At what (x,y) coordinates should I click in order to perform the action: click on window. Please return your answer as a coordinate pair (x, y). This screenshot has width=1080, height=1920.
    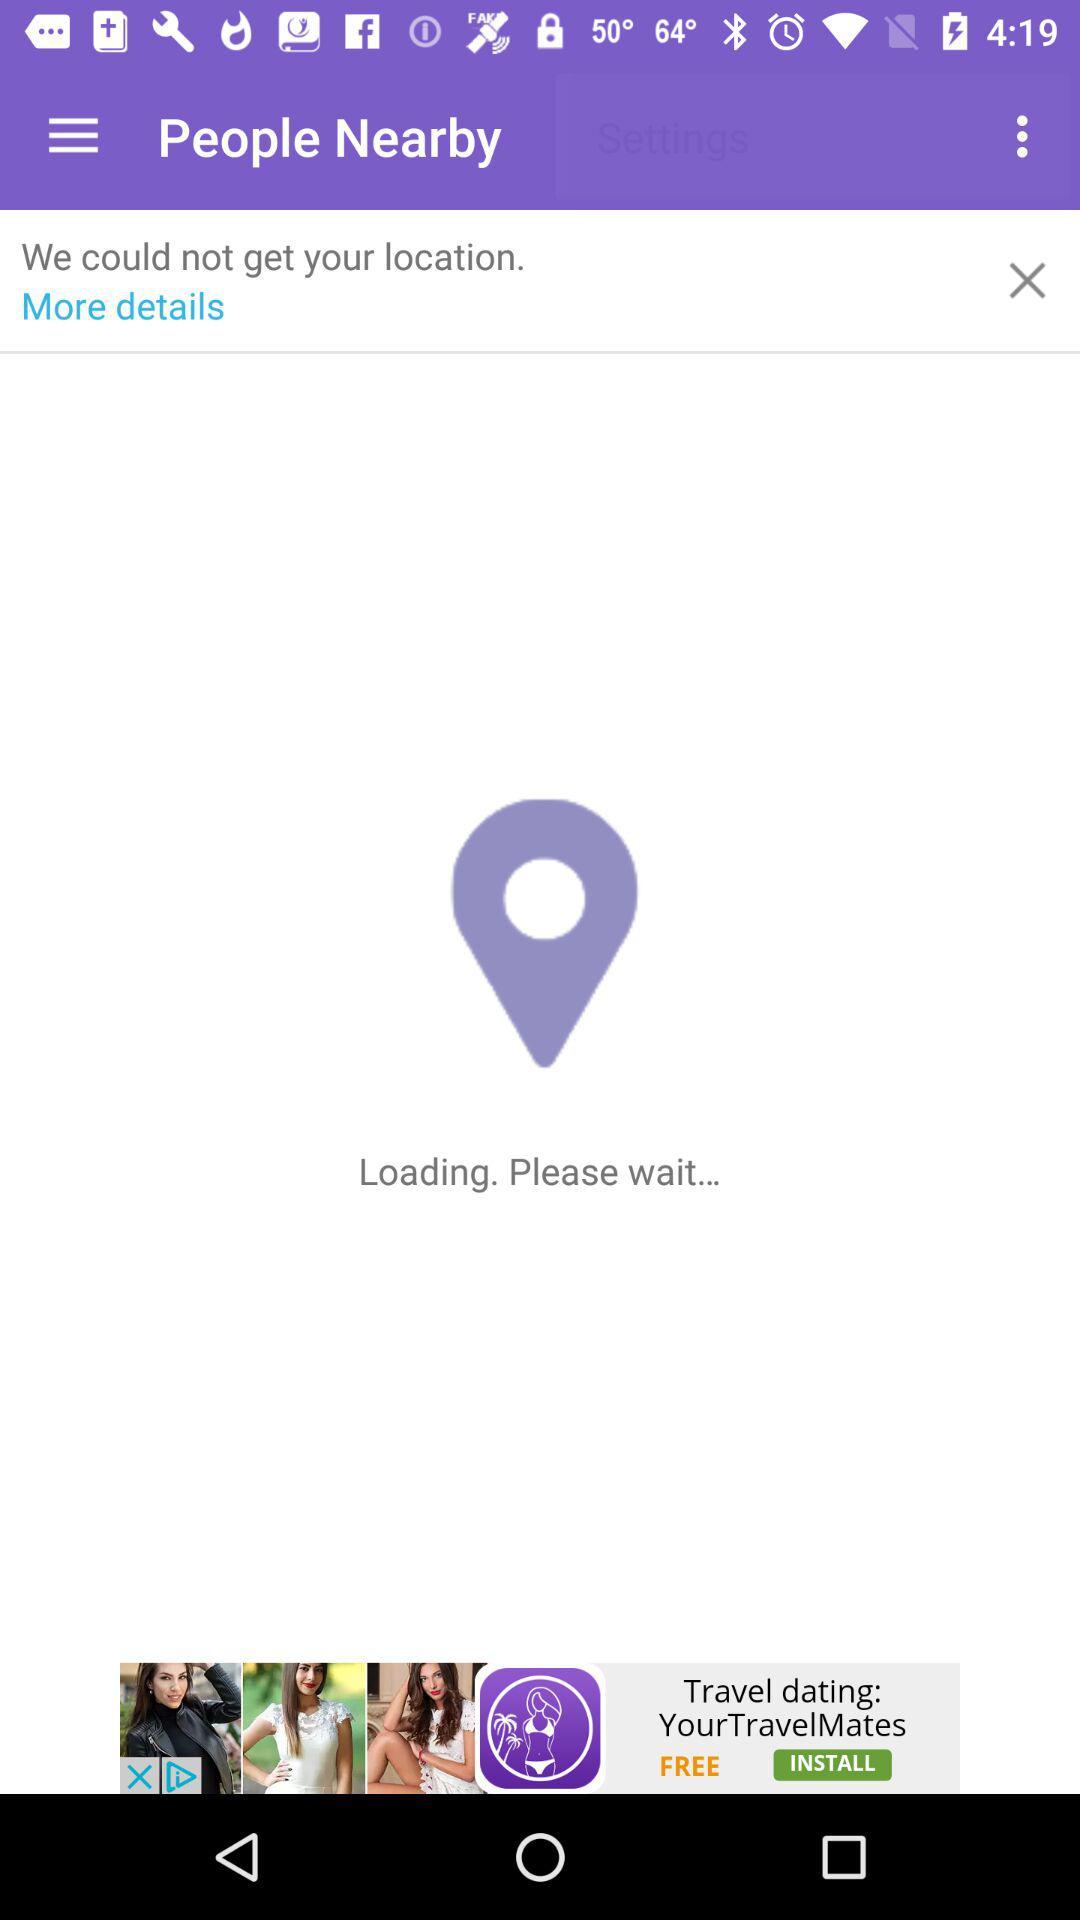
    Looking at the image, I should click on (1027, 279).